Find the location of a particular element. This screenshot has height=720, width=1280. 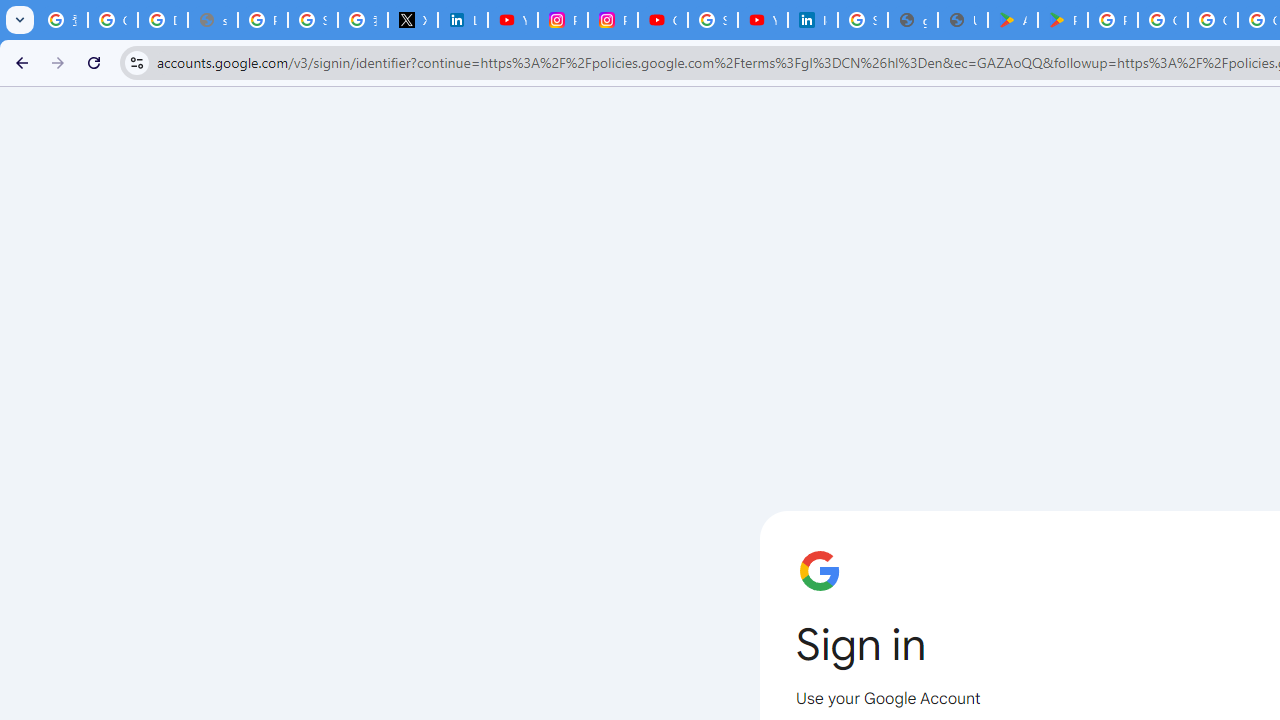

'support.google.com - Network error' is located at coordinates (213, 20).